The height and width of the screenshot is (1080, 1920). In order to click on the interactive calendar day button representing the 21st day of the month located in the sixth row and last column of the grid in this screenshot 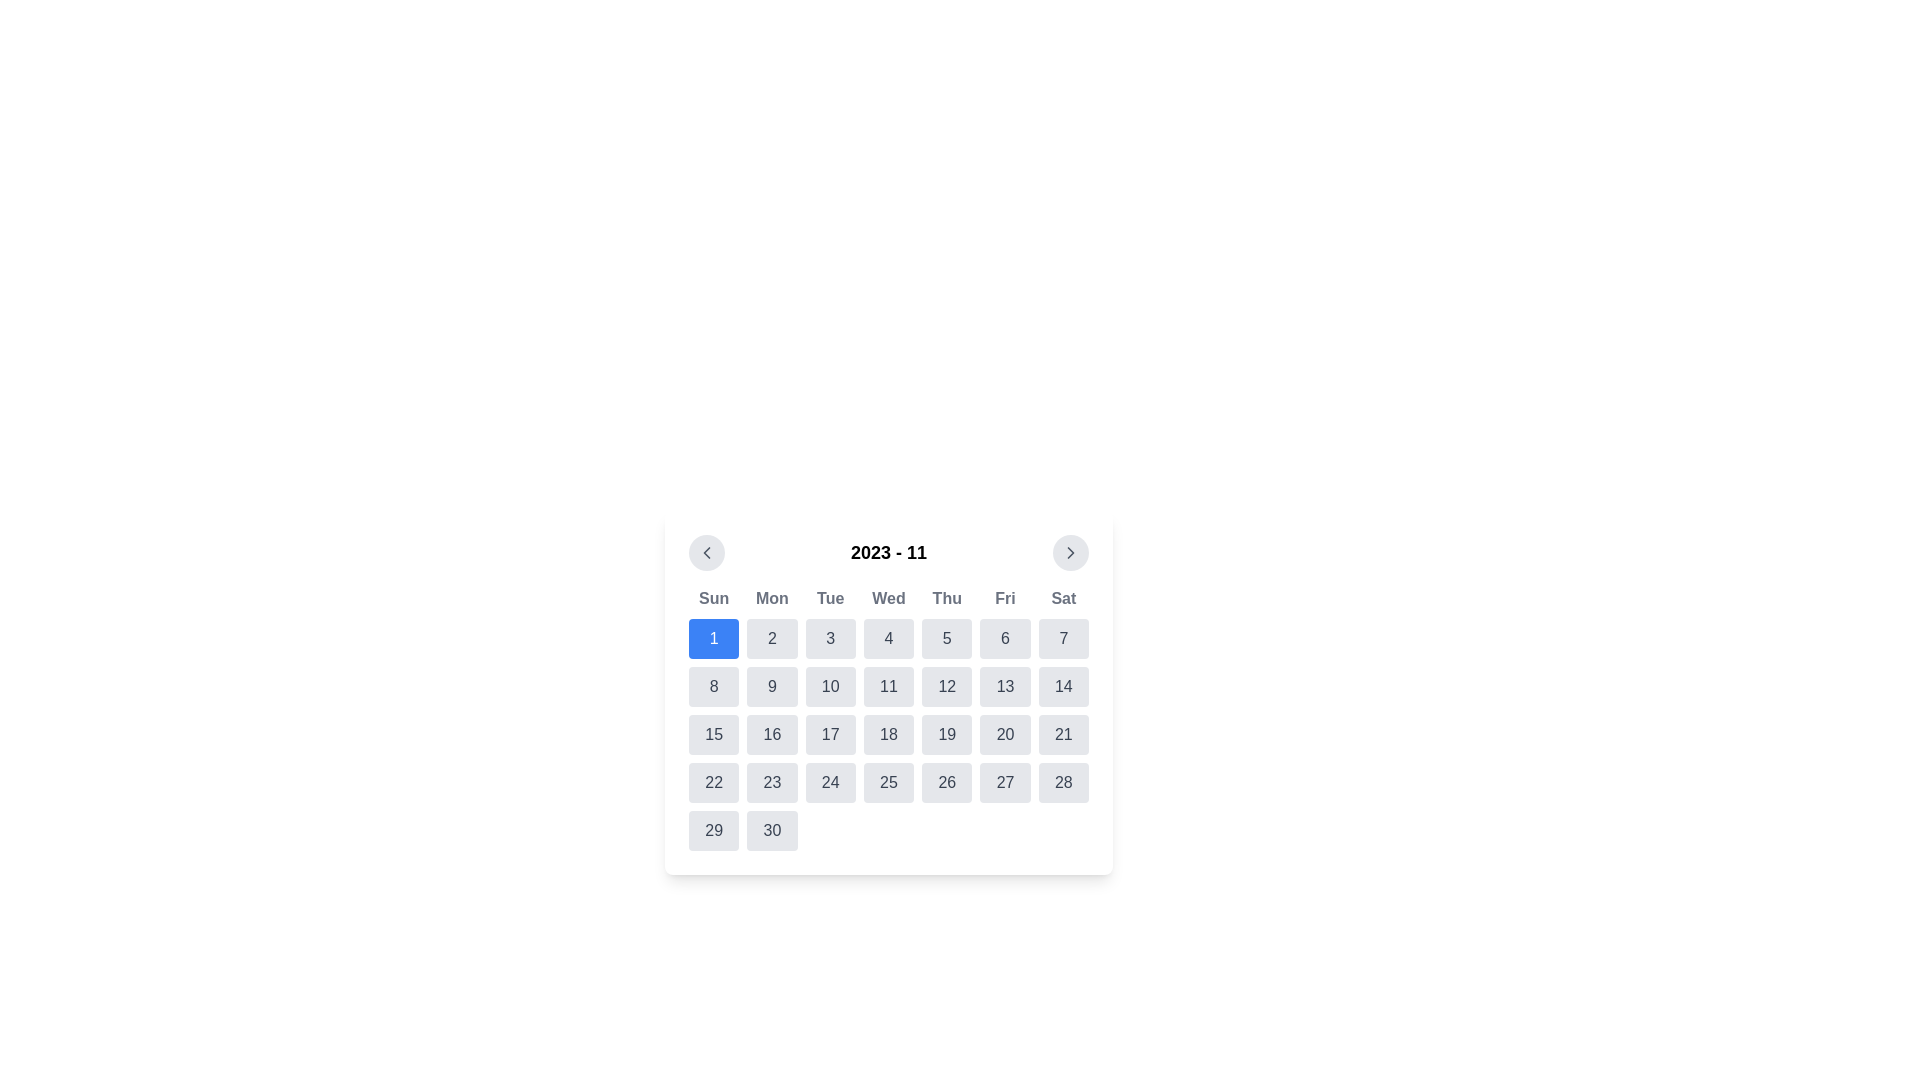, I will do `click(1062, 735)`.